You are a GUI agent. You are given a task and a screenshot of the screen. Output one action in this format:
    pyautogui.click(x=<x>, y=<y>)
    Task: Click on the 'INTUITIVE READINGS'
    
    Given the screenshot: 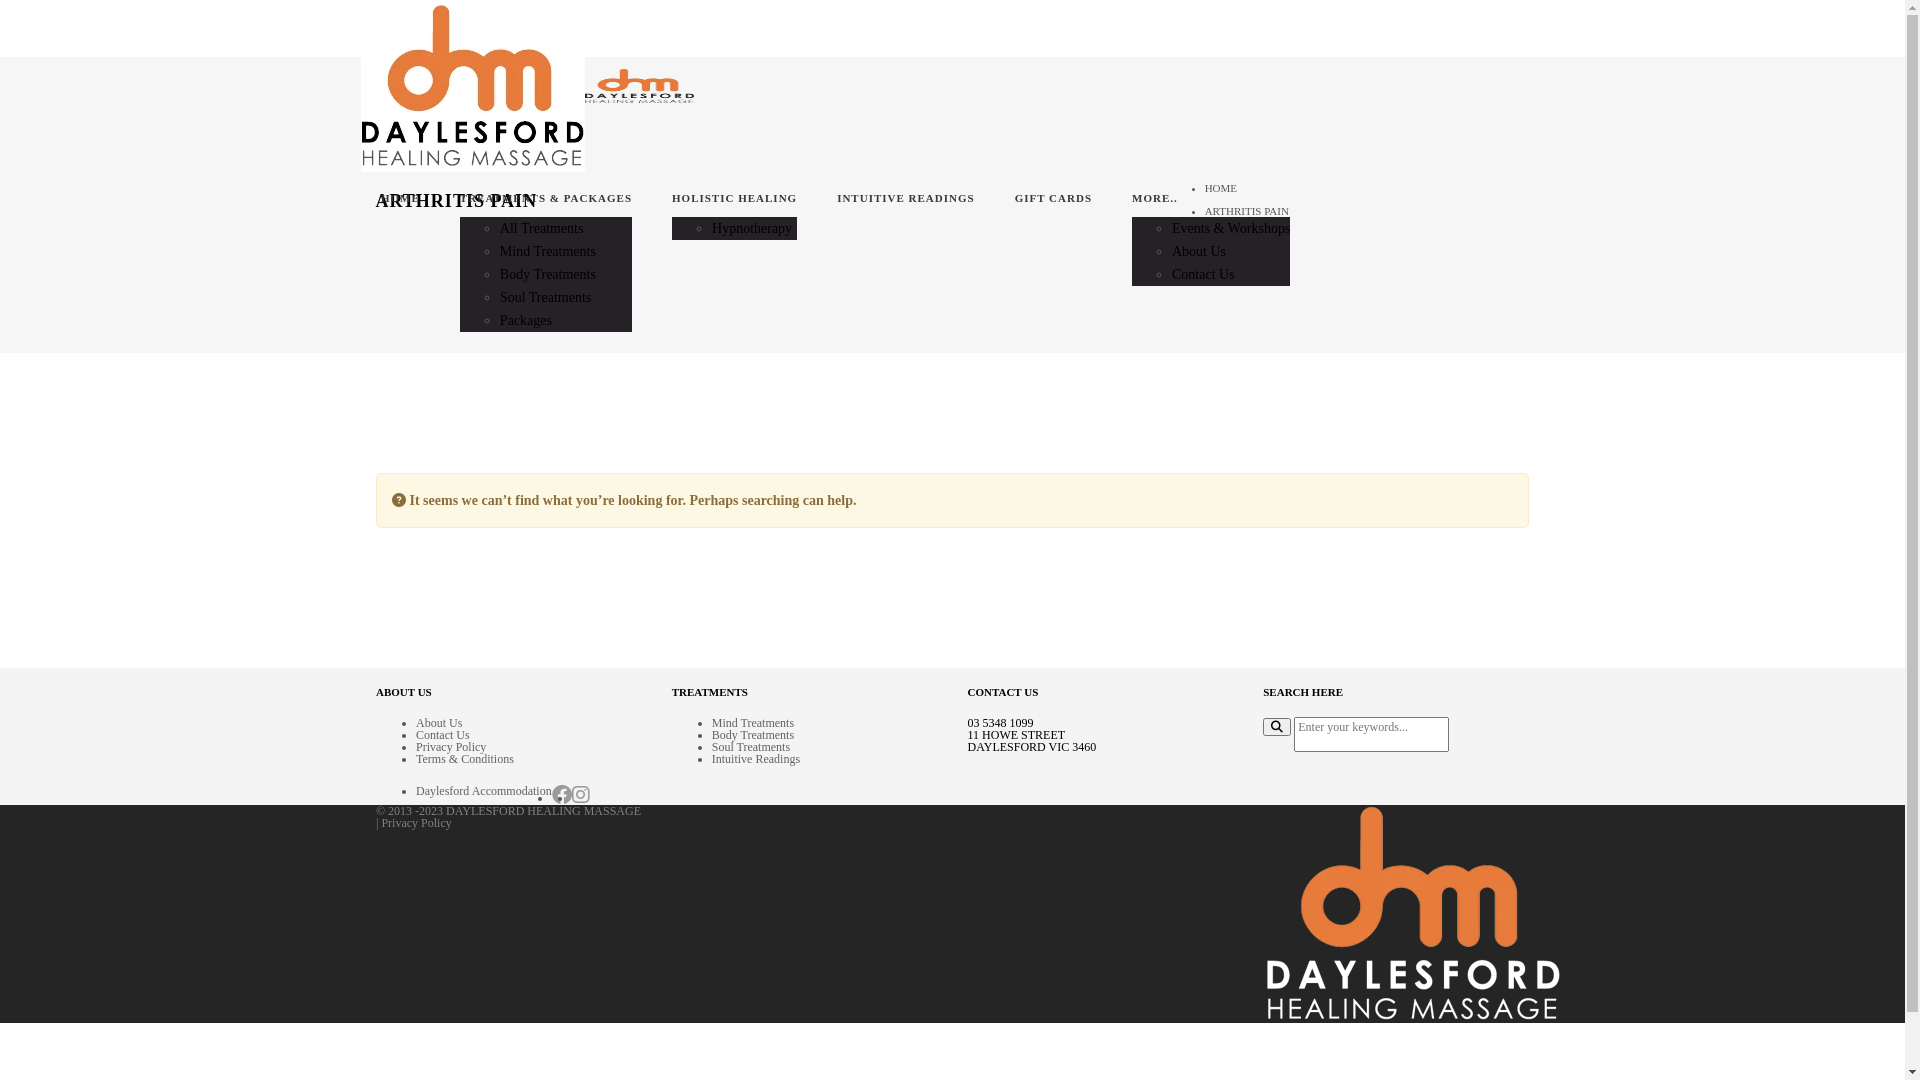 What is the action you would take?
    pyautogui.click(x=905, y=199)
    